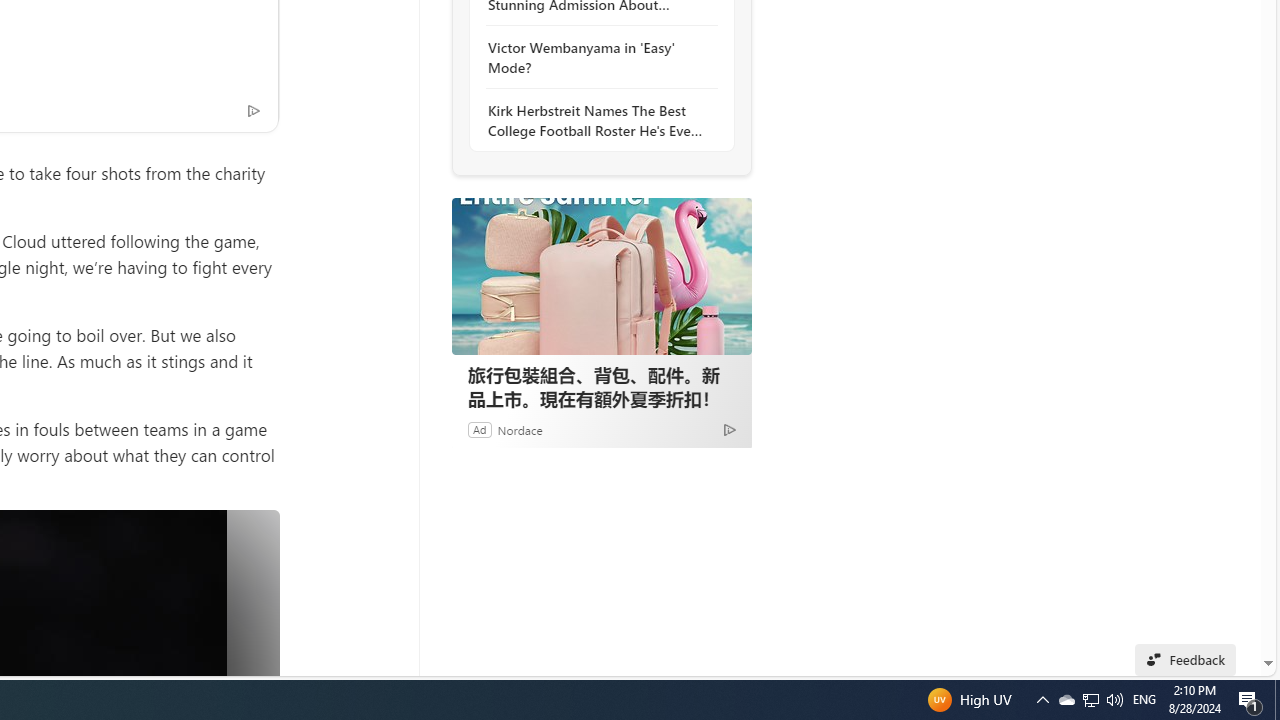 The height and width of the screenshot is (720, 1280). I want to click on 'Ad Choice', so click(728, 428).